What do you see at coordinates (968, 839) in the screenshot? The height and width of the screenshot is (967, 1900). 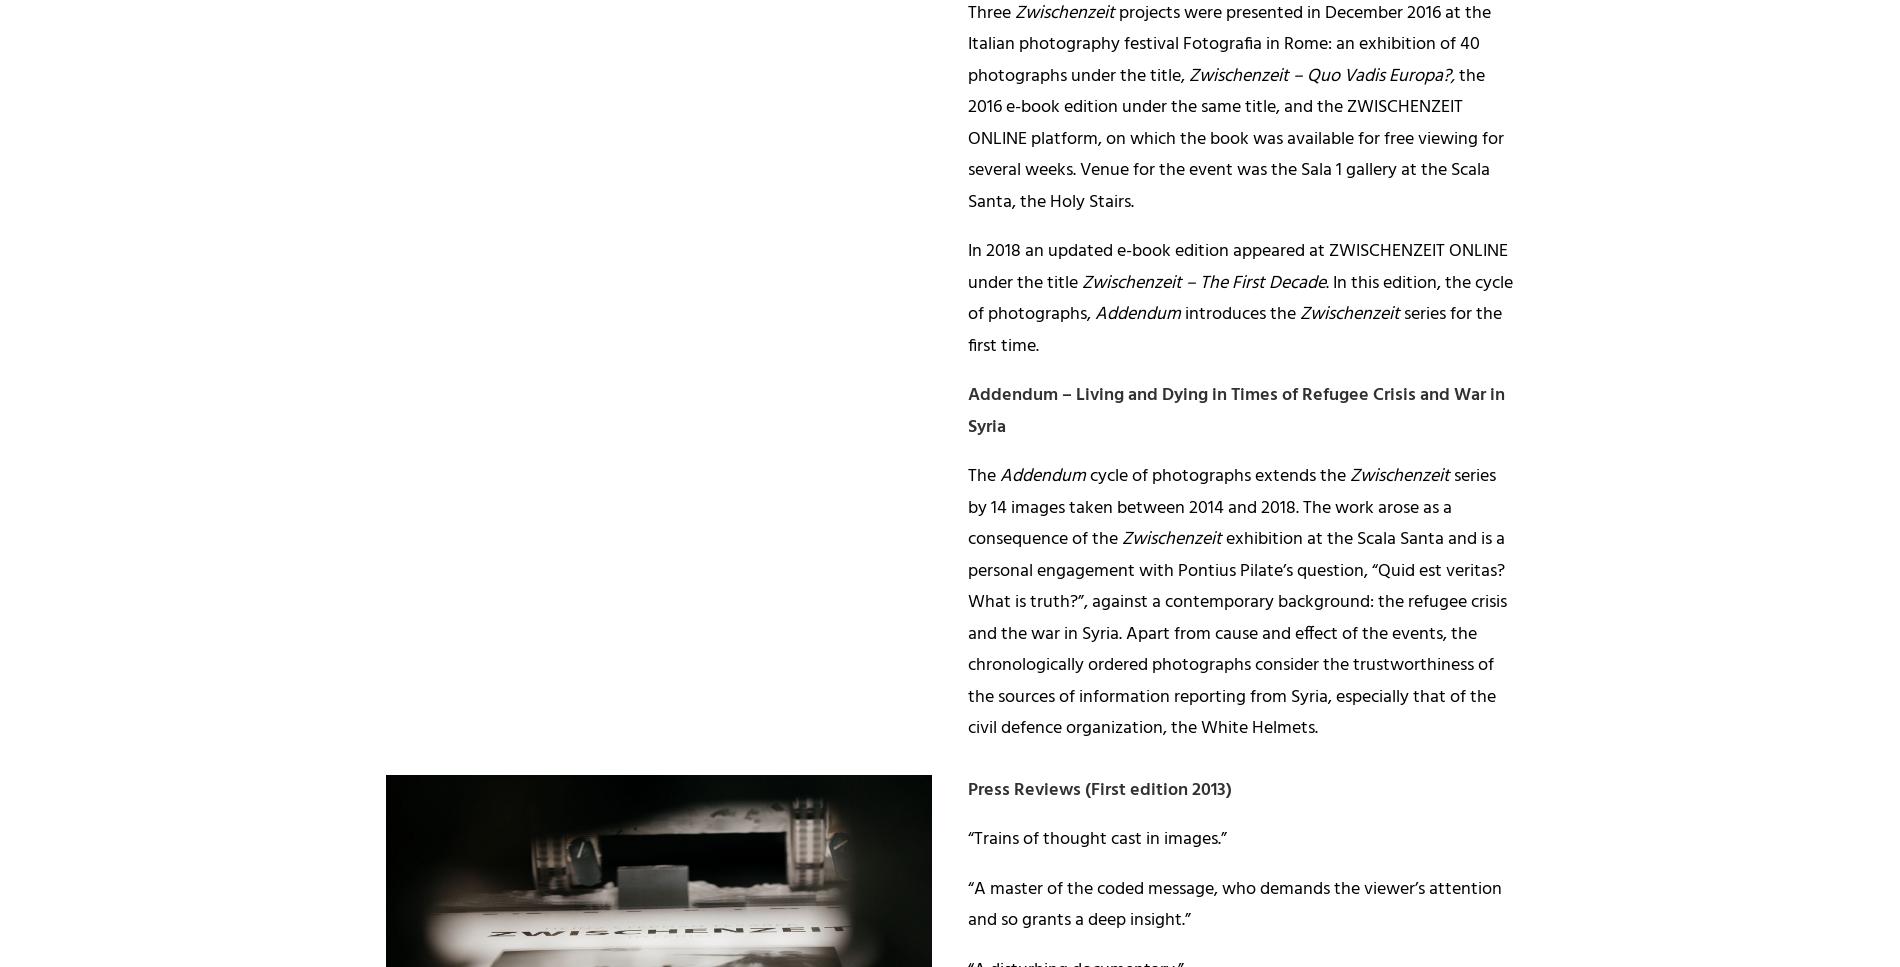 I see `'“Trains of thought cast in images.”'` at bounding box center [968, 839].